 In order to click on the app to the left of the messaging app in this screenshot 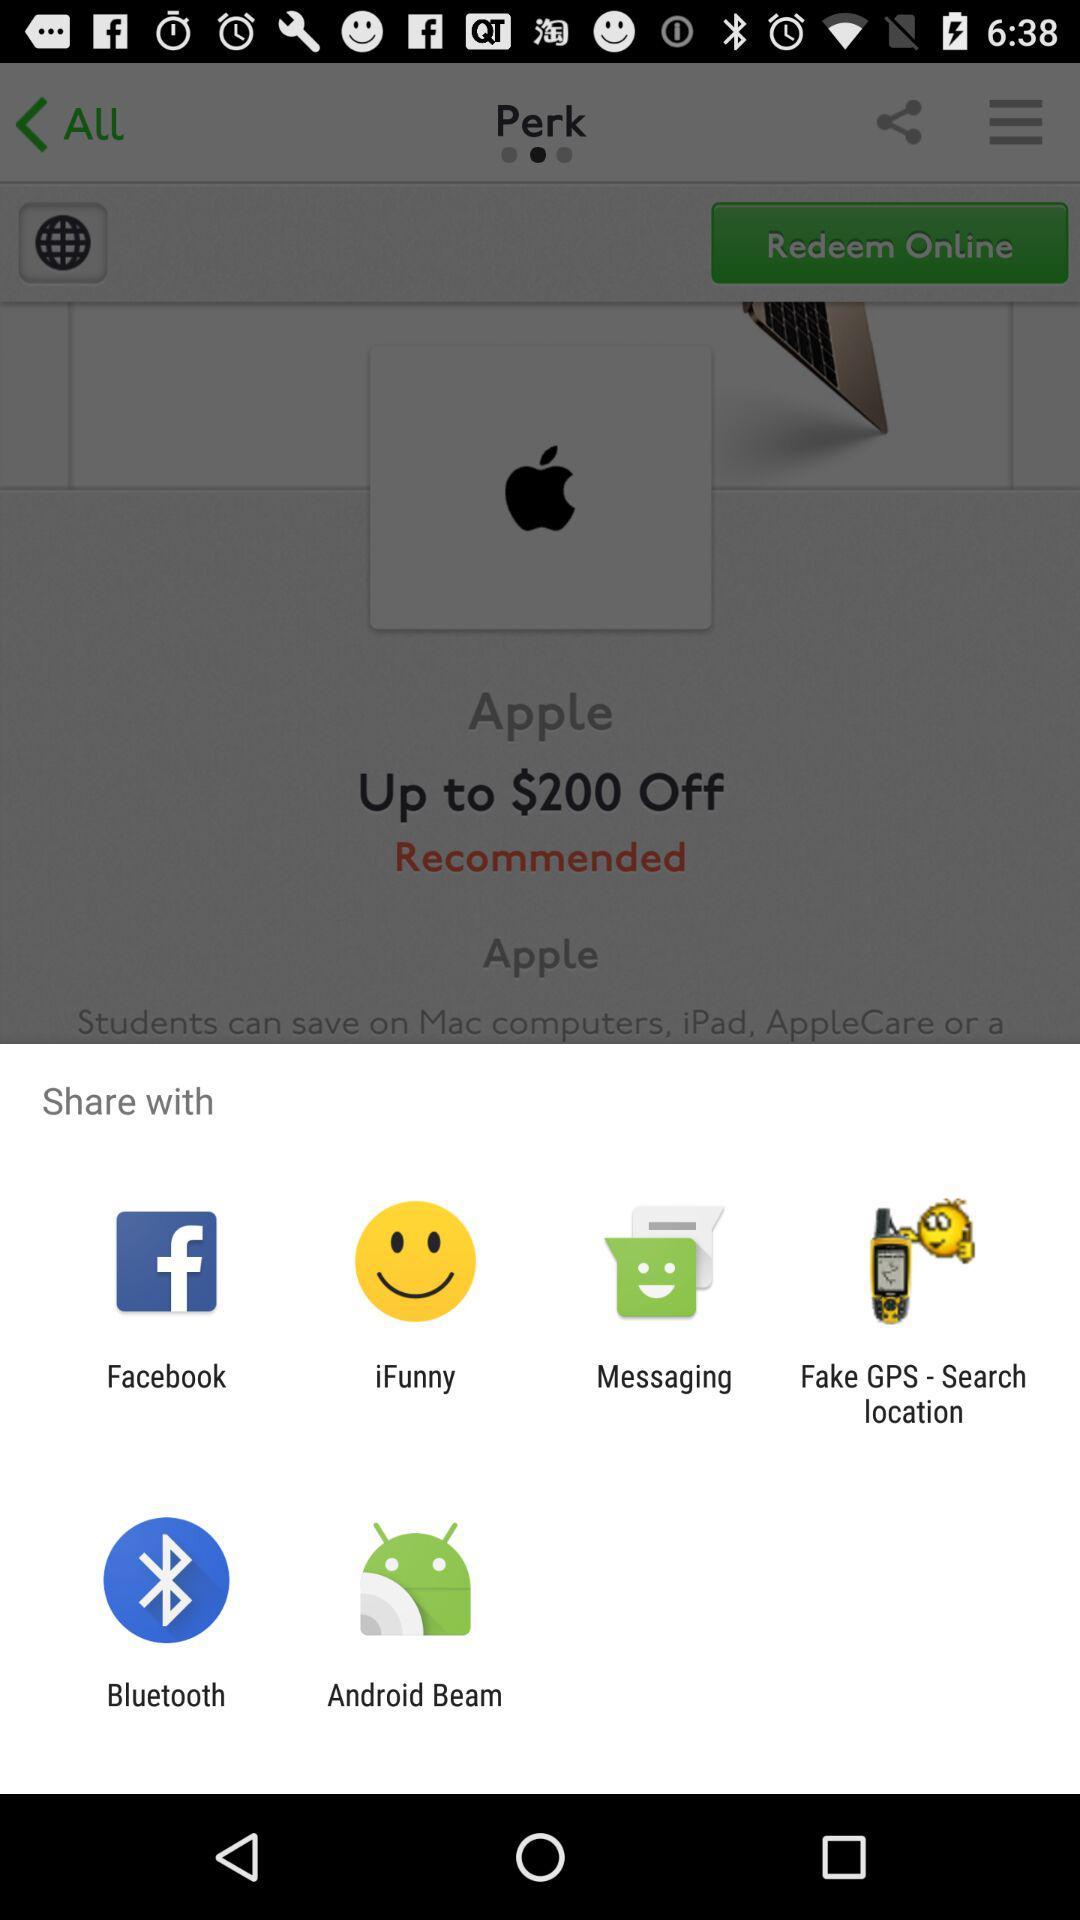, I will do `click(414, 1392)`.